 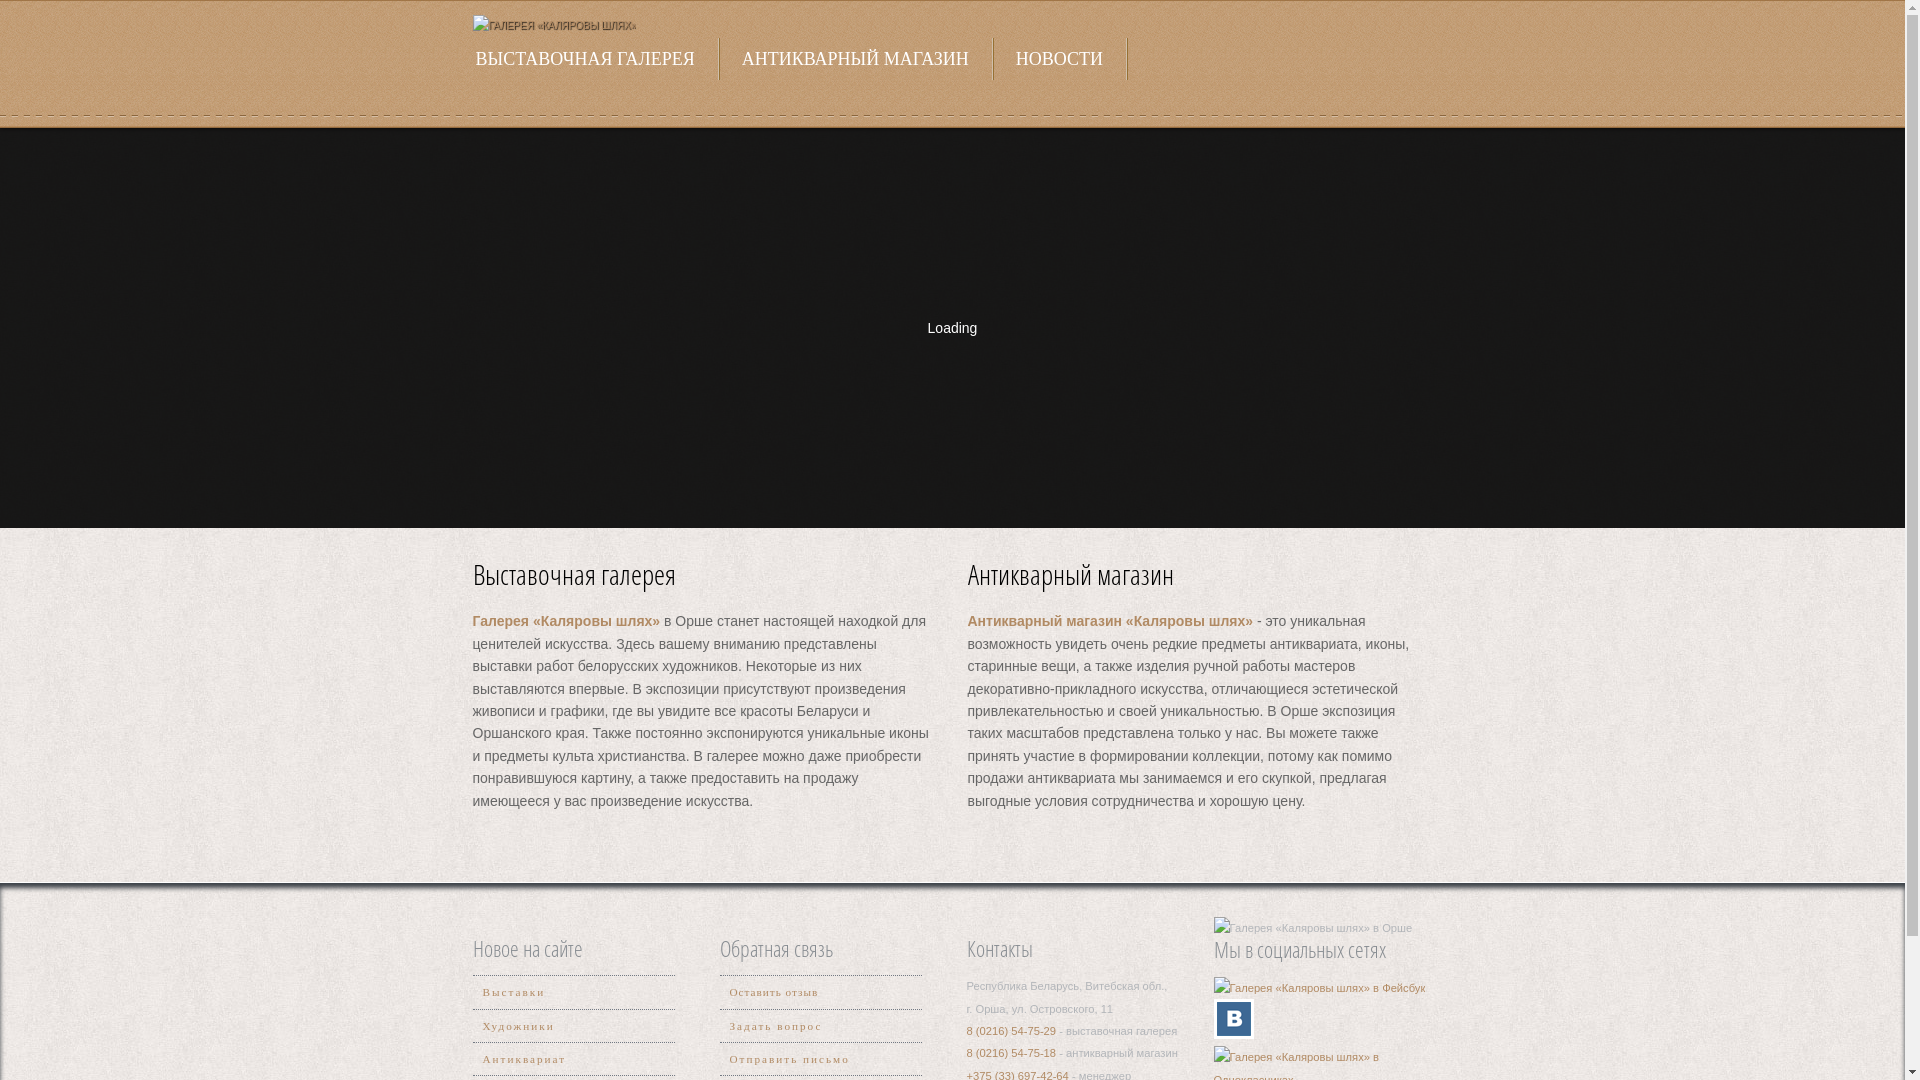 I want to click on '8 (0216) 54-75-18', so click(x=1011, y=1052).